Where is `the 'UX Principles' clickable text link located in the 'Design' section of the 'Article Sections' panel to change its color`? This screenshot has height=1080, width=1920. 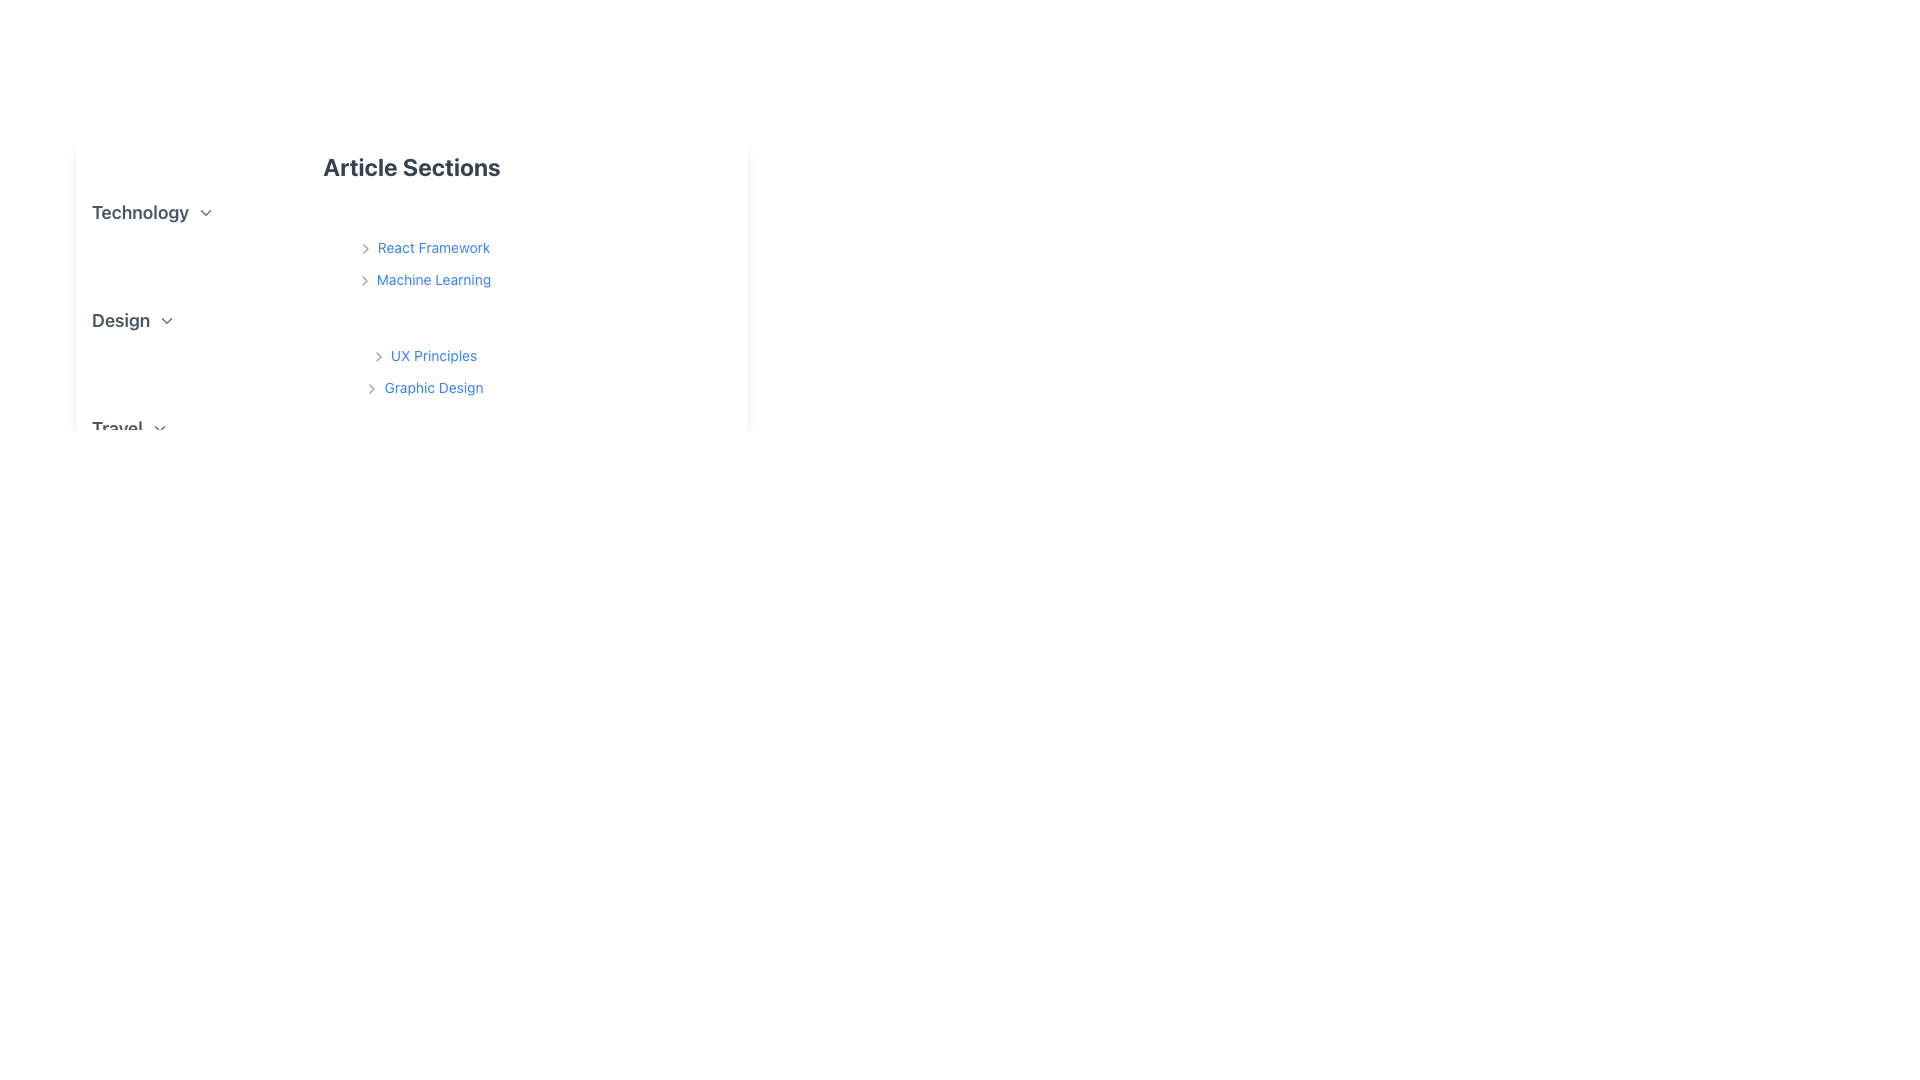
the 'UX Principles' clickable text link located in the 'Design' section of the 'Article Sections' panel to change its color is located at coordinates (422, 353).